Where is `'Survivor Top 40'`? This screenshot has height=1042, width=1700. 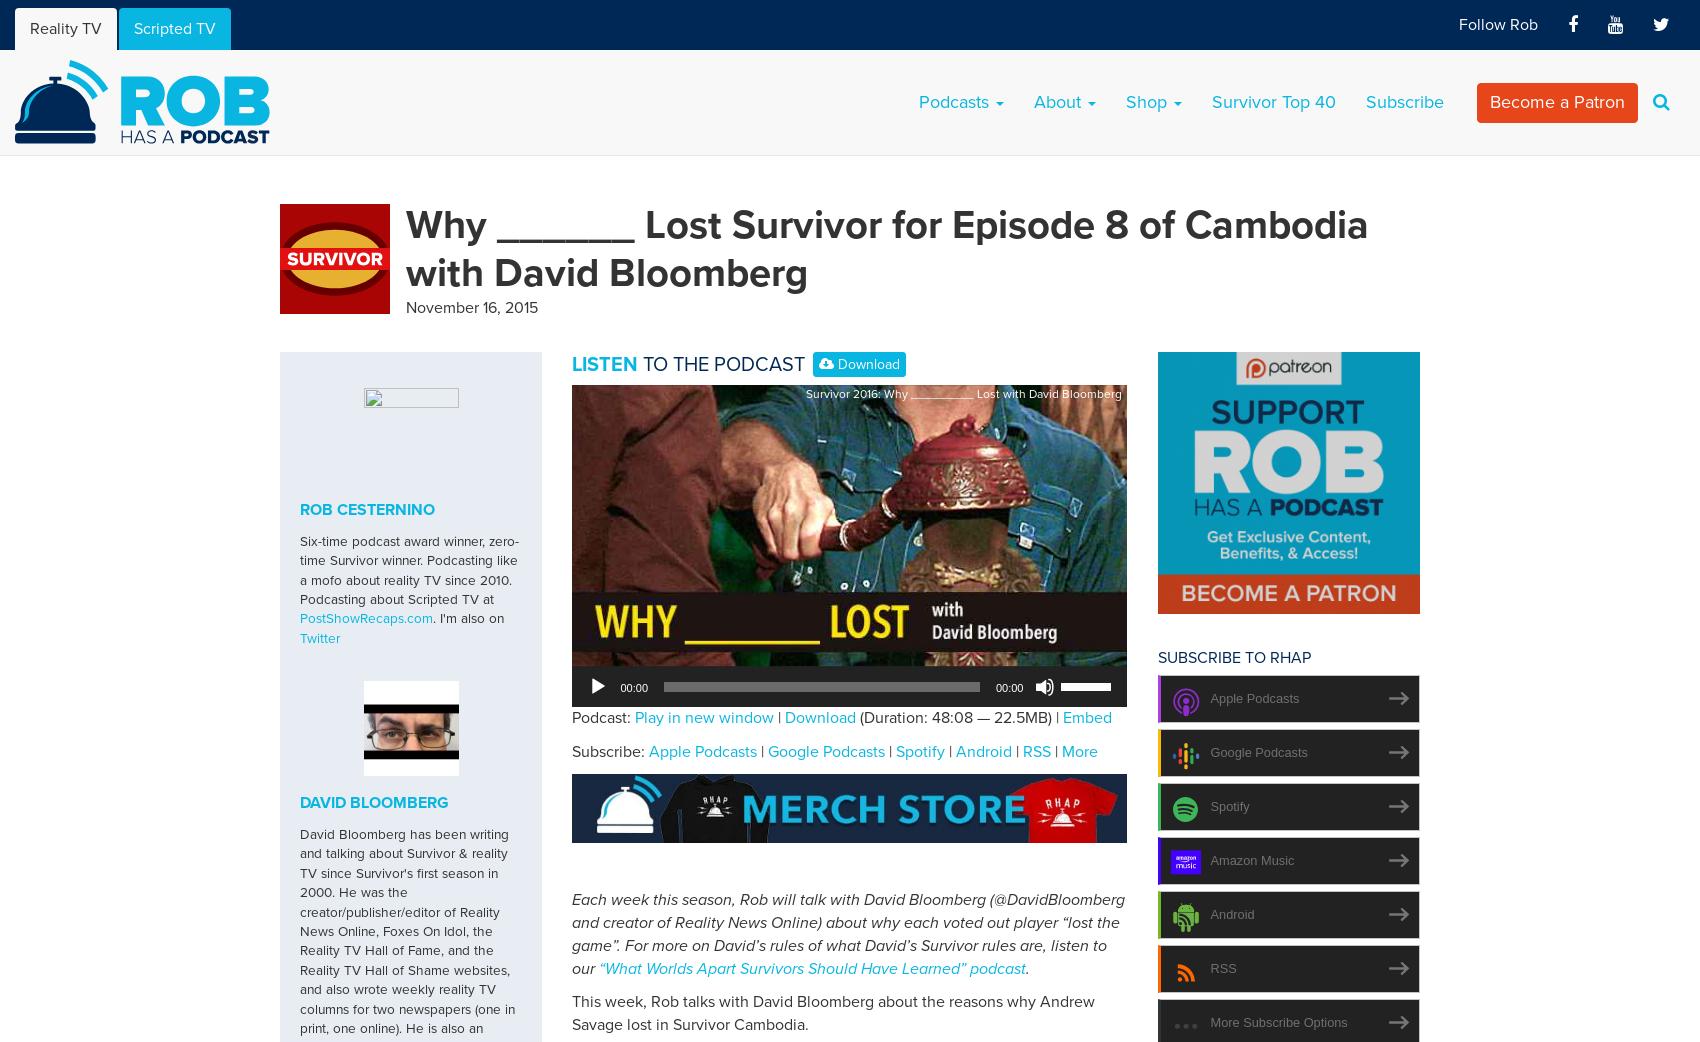
'Survivor Top 40' is located at coordinates (1272, 102).